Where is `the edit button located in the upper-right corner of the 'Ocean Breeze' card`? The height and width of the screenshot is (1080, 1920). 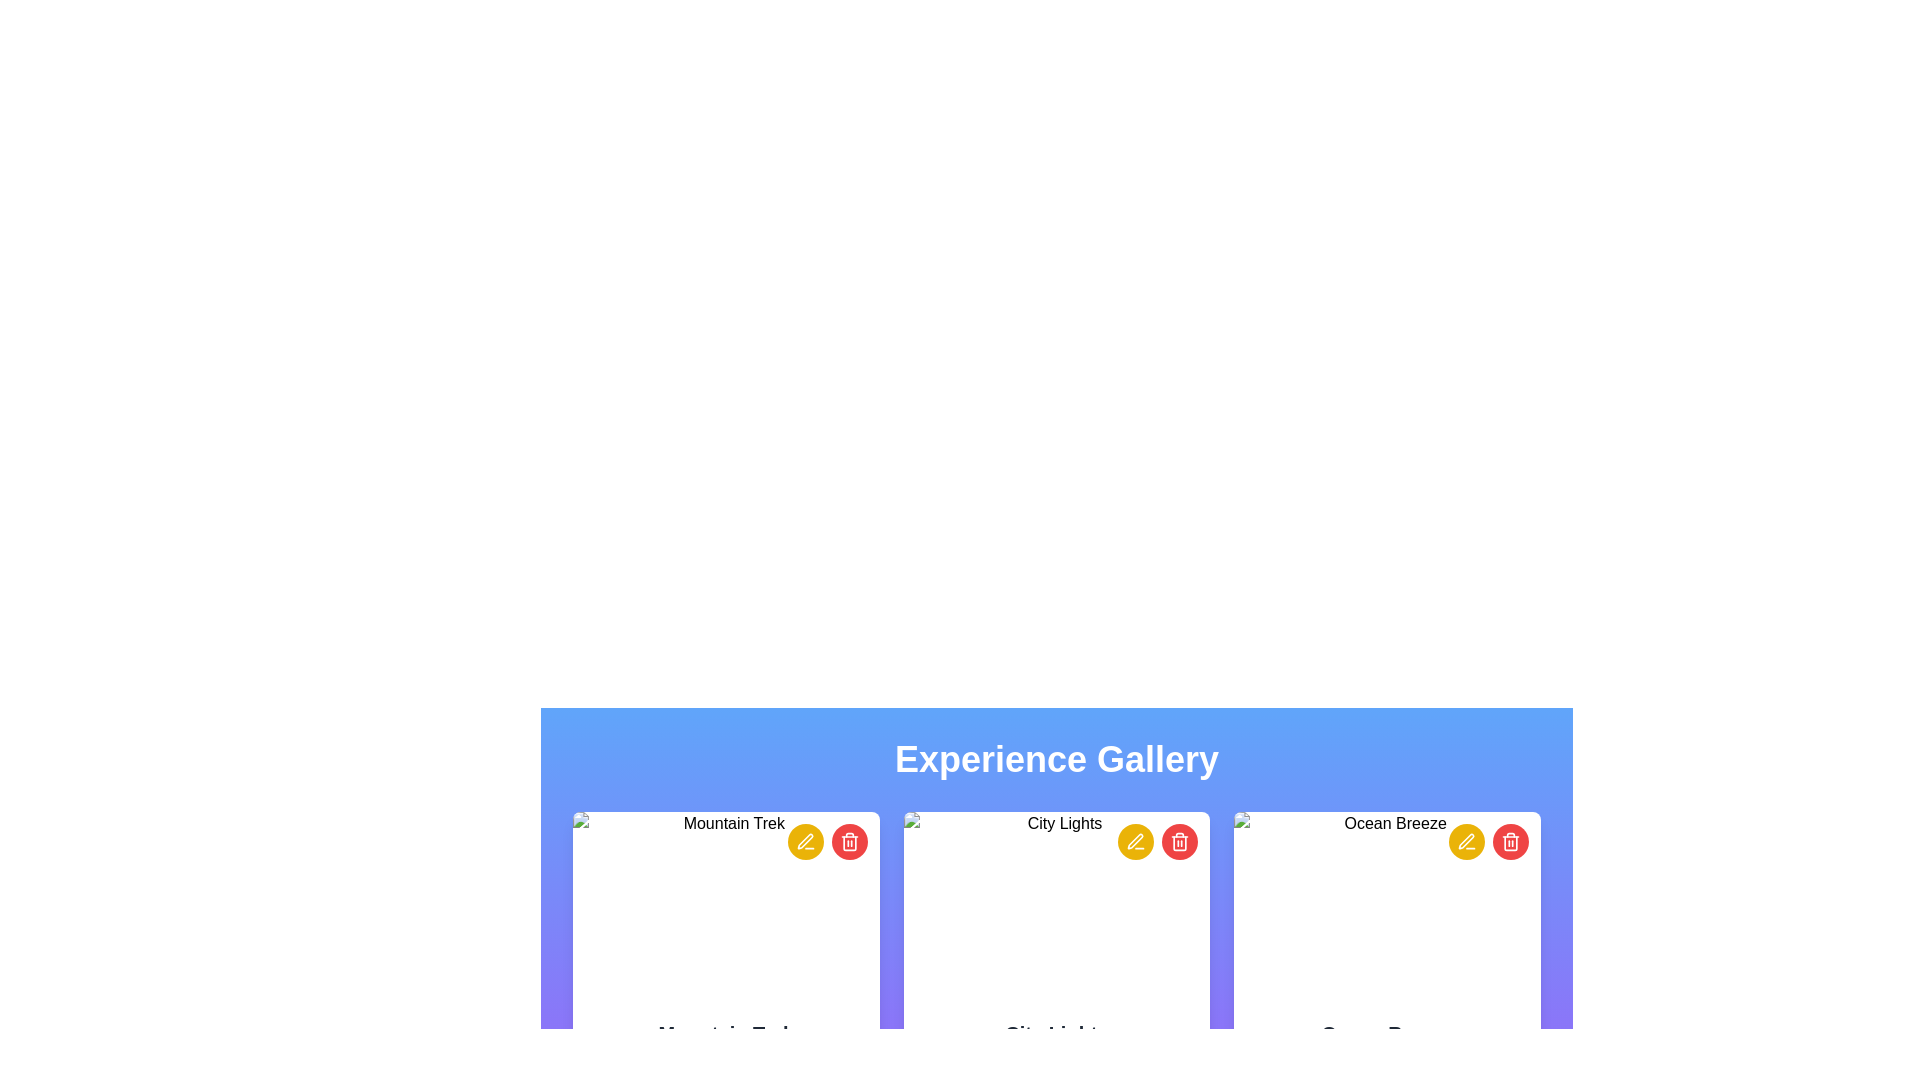 the edit button located in the upper-right corner of the 'Ocean Breeze' card is located at coordinates (1467, 841).